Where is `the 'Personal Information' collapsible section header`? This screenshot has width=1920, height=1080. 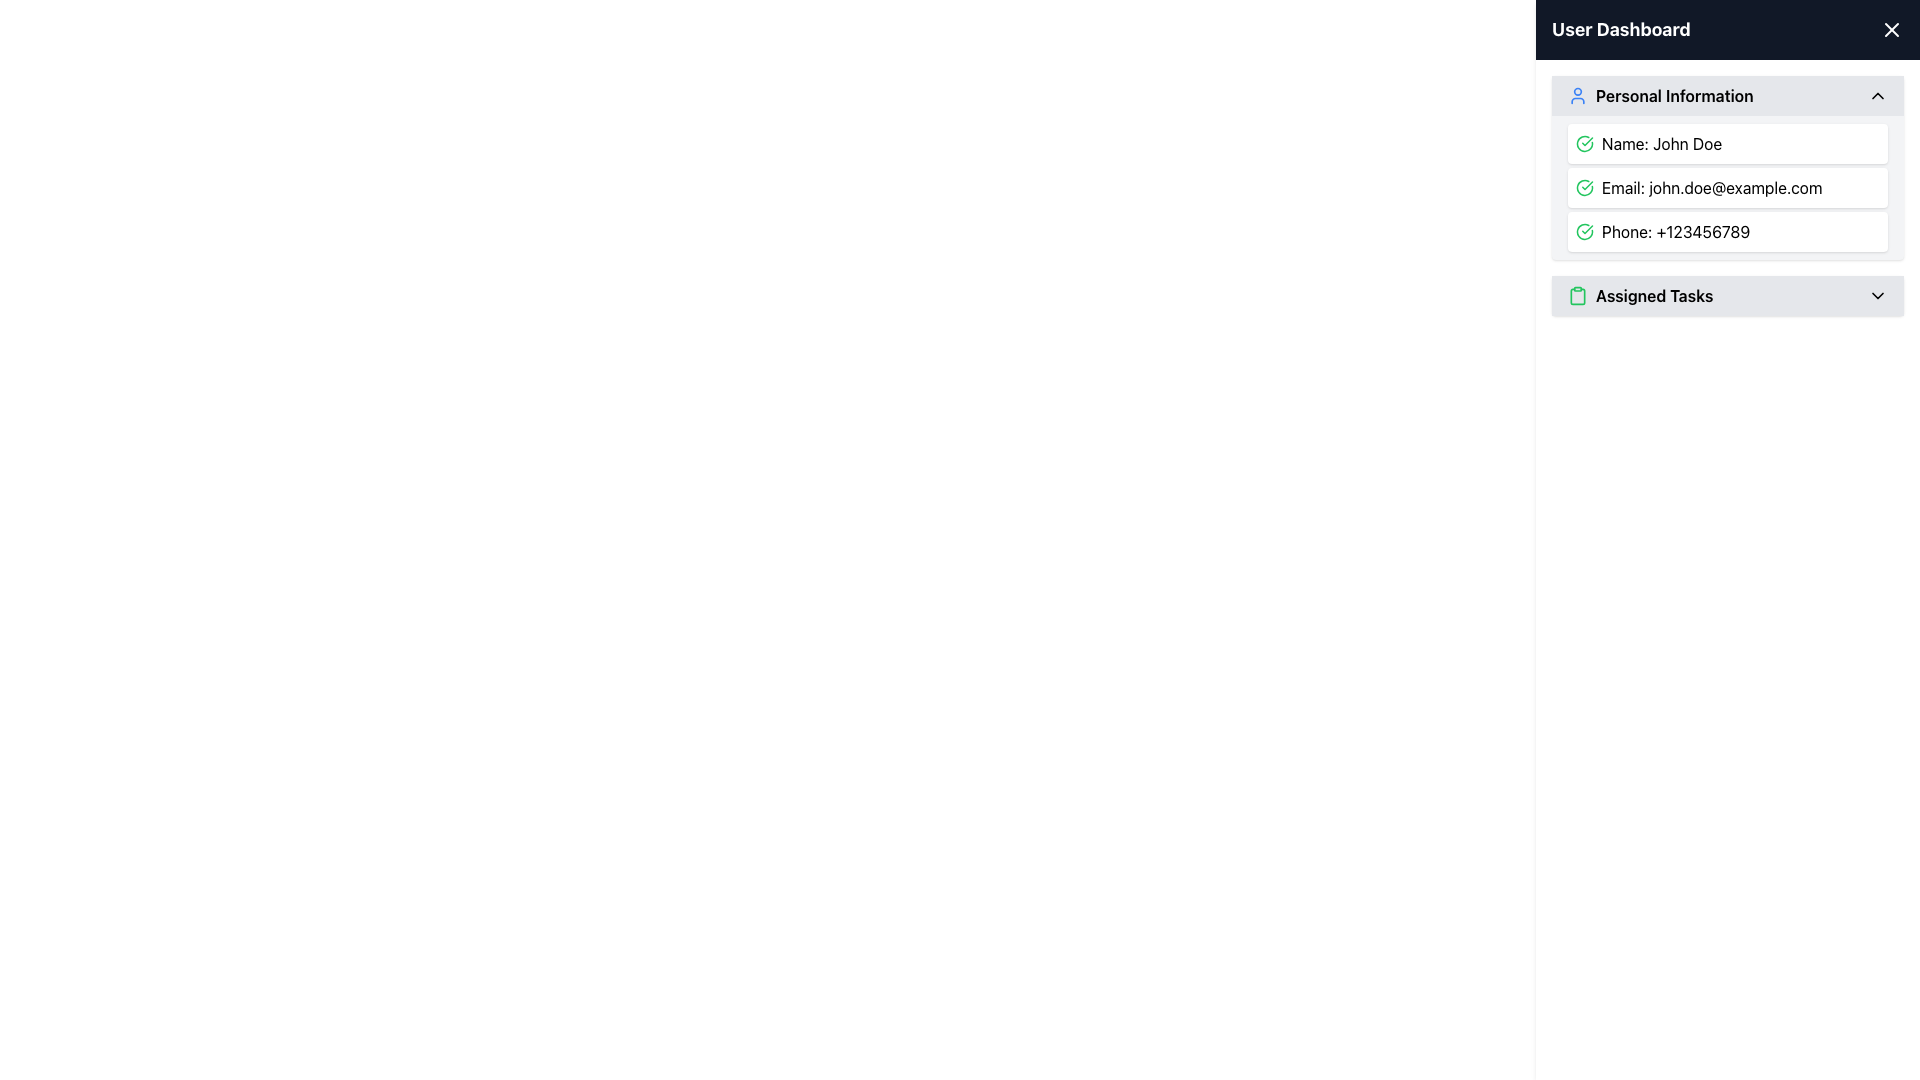
the 'Personal Information' collapsible section header is located at coordinates (1727, 96).